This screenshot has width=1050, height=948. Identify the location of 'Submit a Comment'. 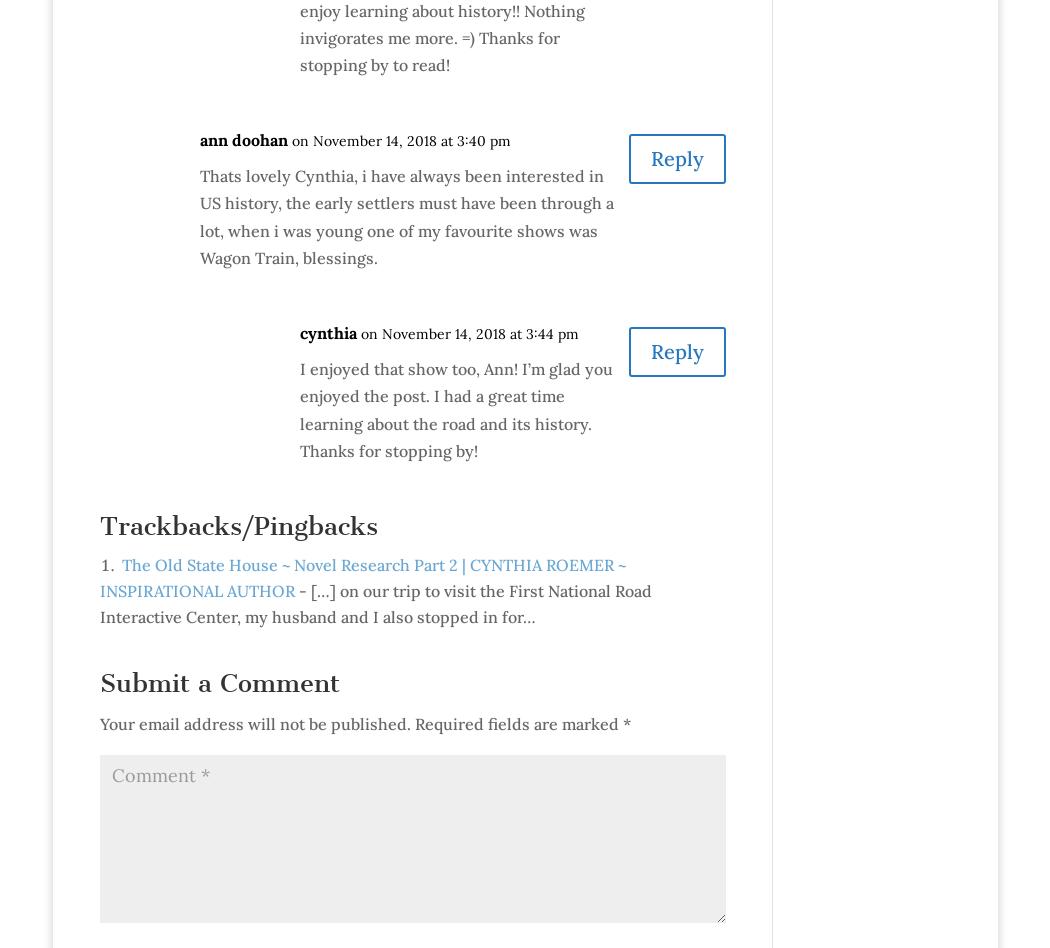
(218, 681).